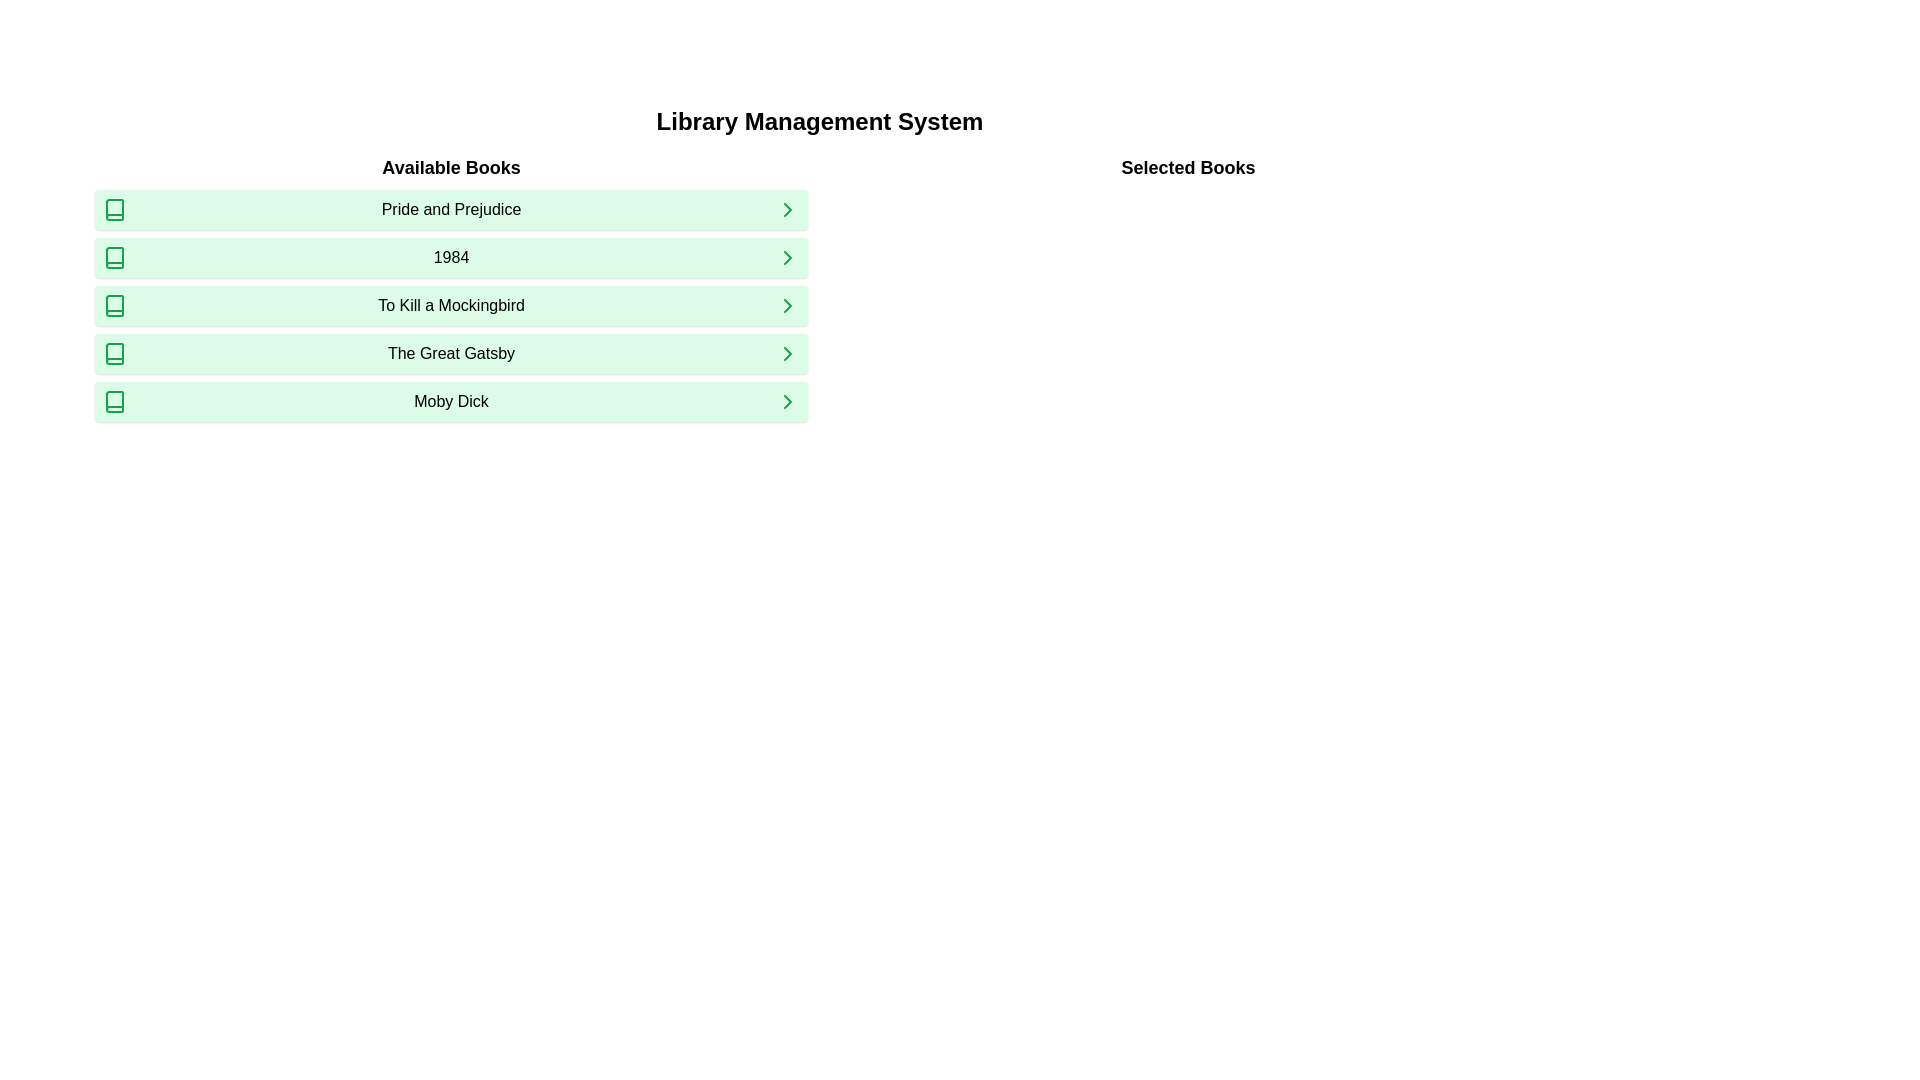  Describe the element at coordinates (450, 305) in the screenshot. I see `the interactive button labeled 'To Kill a Mockingbird' with a light green background, located in the 'Available Books' section as the third element in the list` at that location.